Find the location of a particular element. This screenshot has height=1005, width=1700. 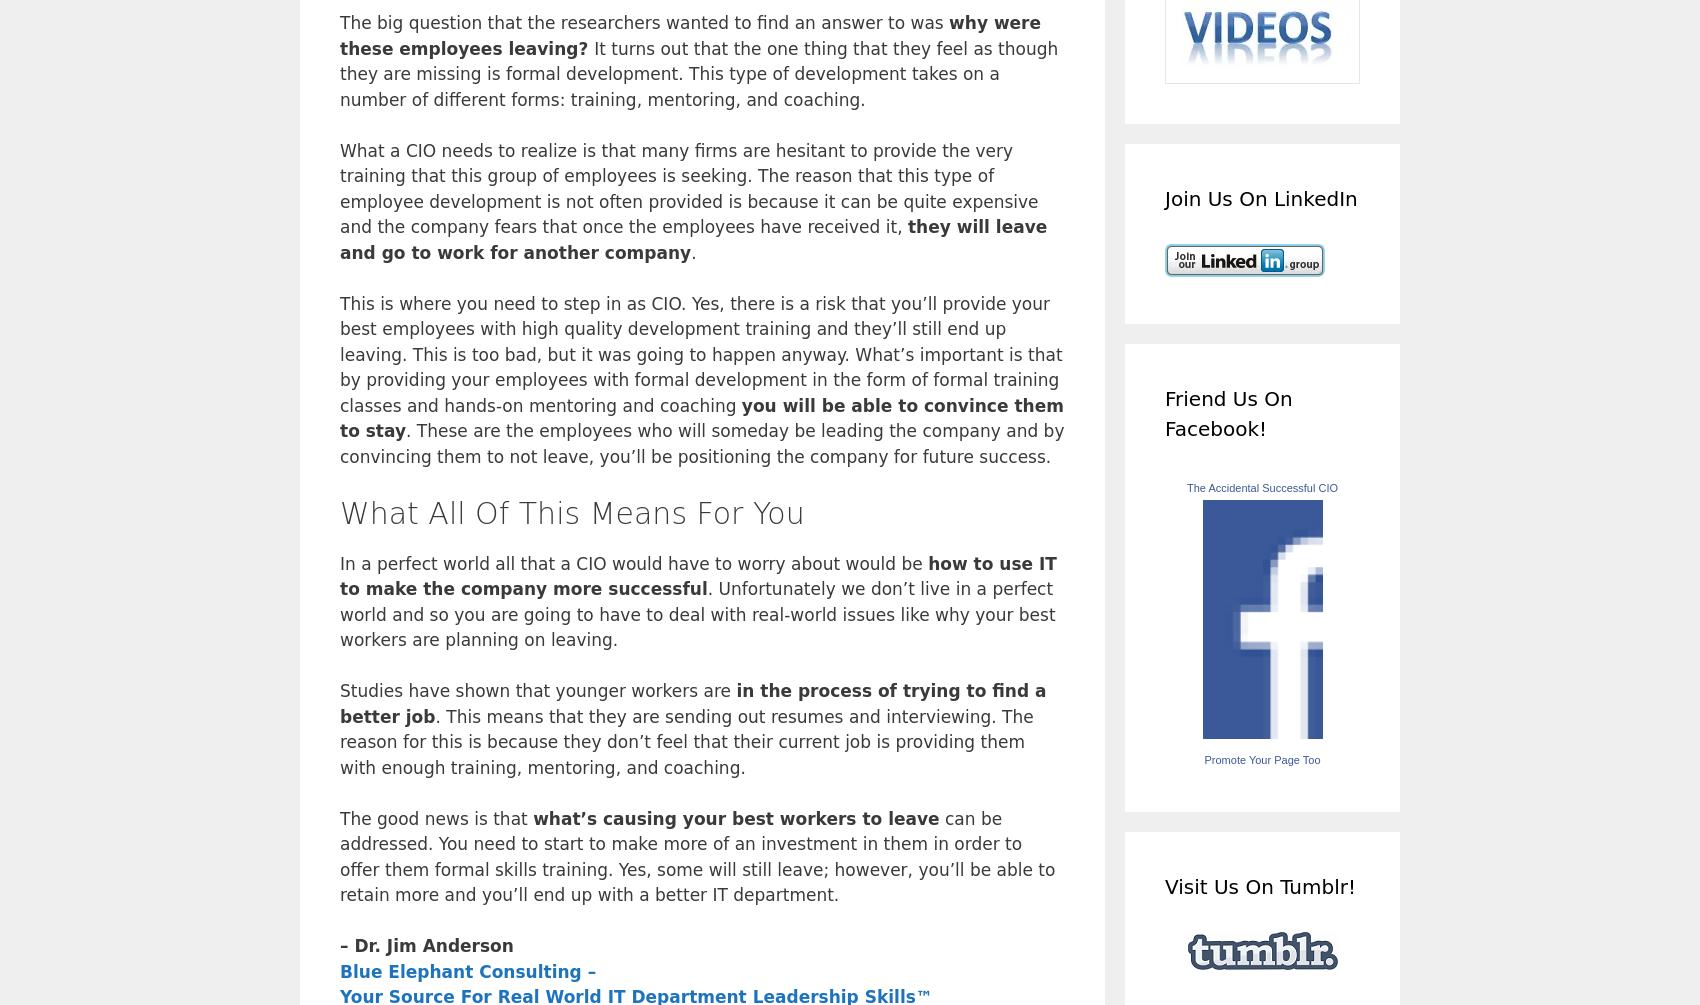

'. These are the employees who will someday be leading the company and by convincing them to not leave, you’ll be positioning the company for future success.' is located at coordinates (339, 443).